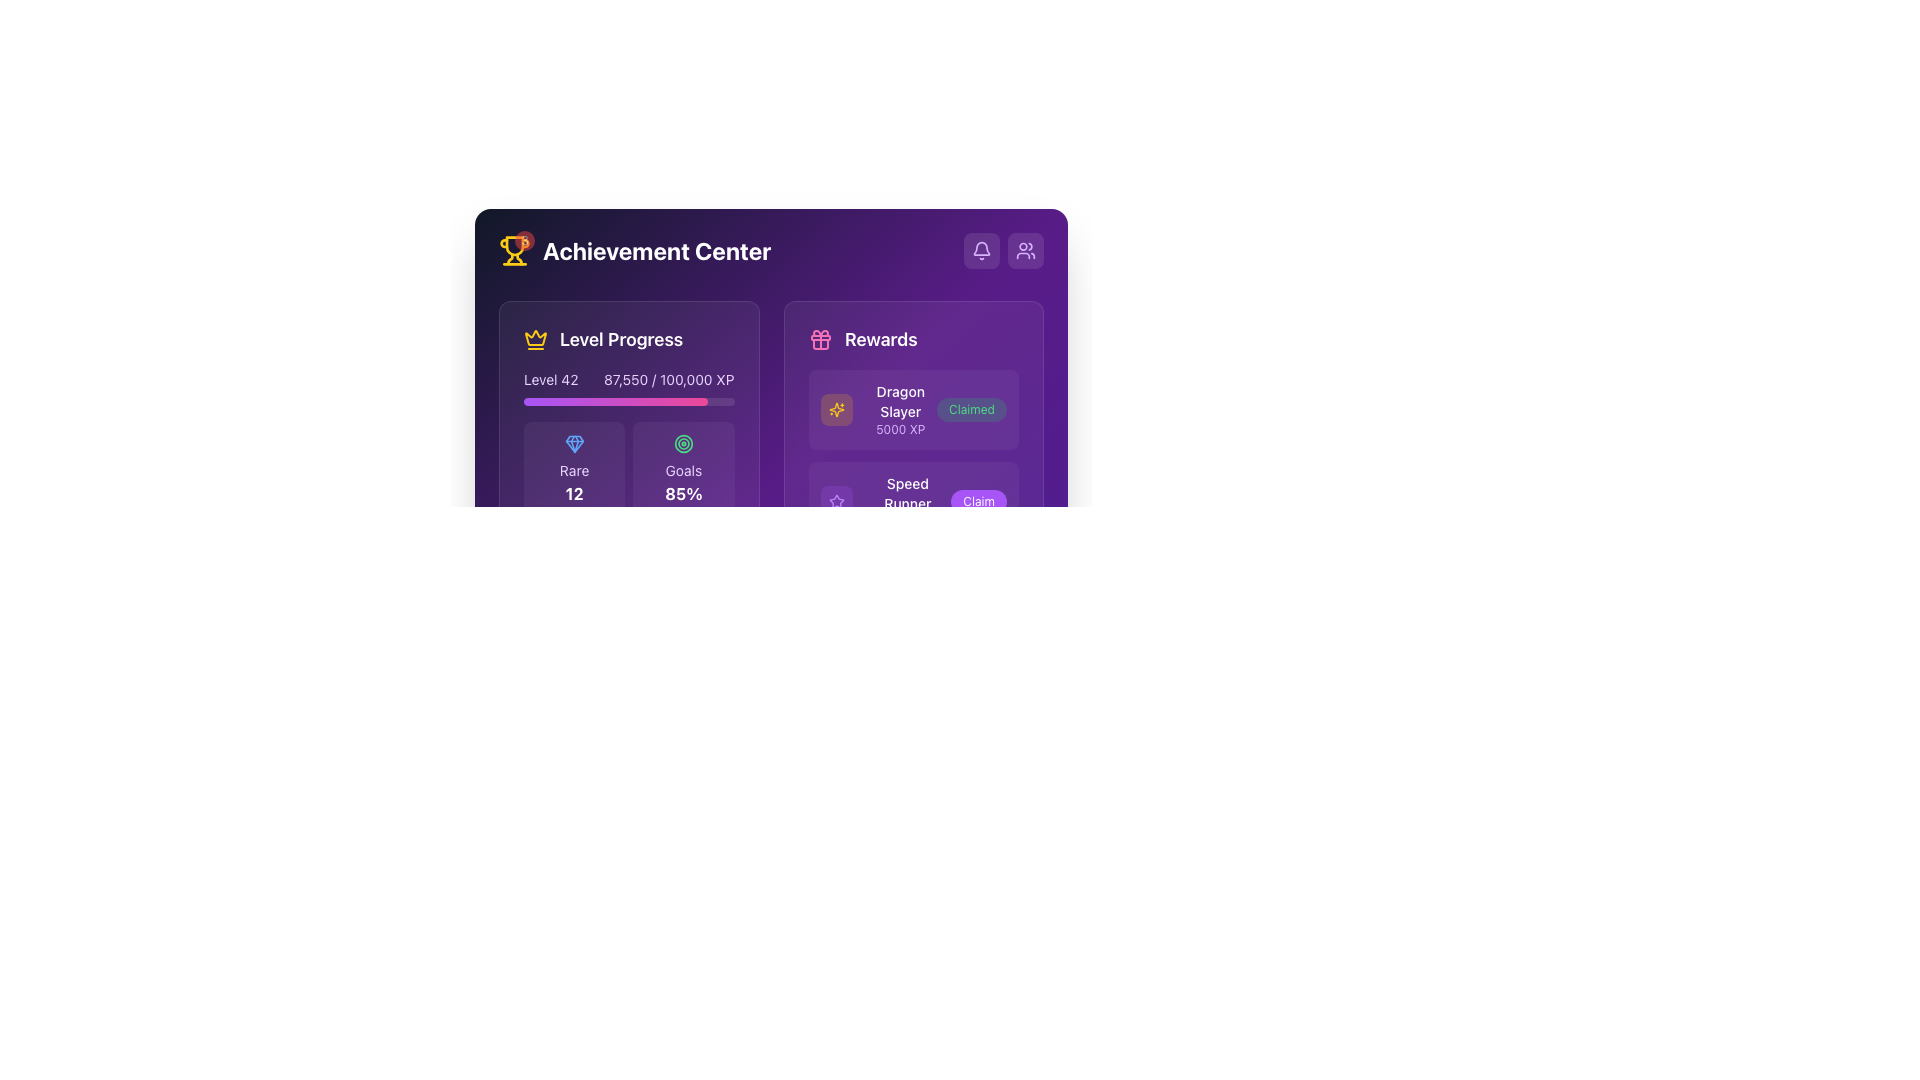 This screenshot has height=1080, width=1920. Describe the element at coordinates (514, 245) in the screenshot. I see `the internal section of the trophy icon located to the left of the 'Achievement Center' title at the top of the interface` at that location.